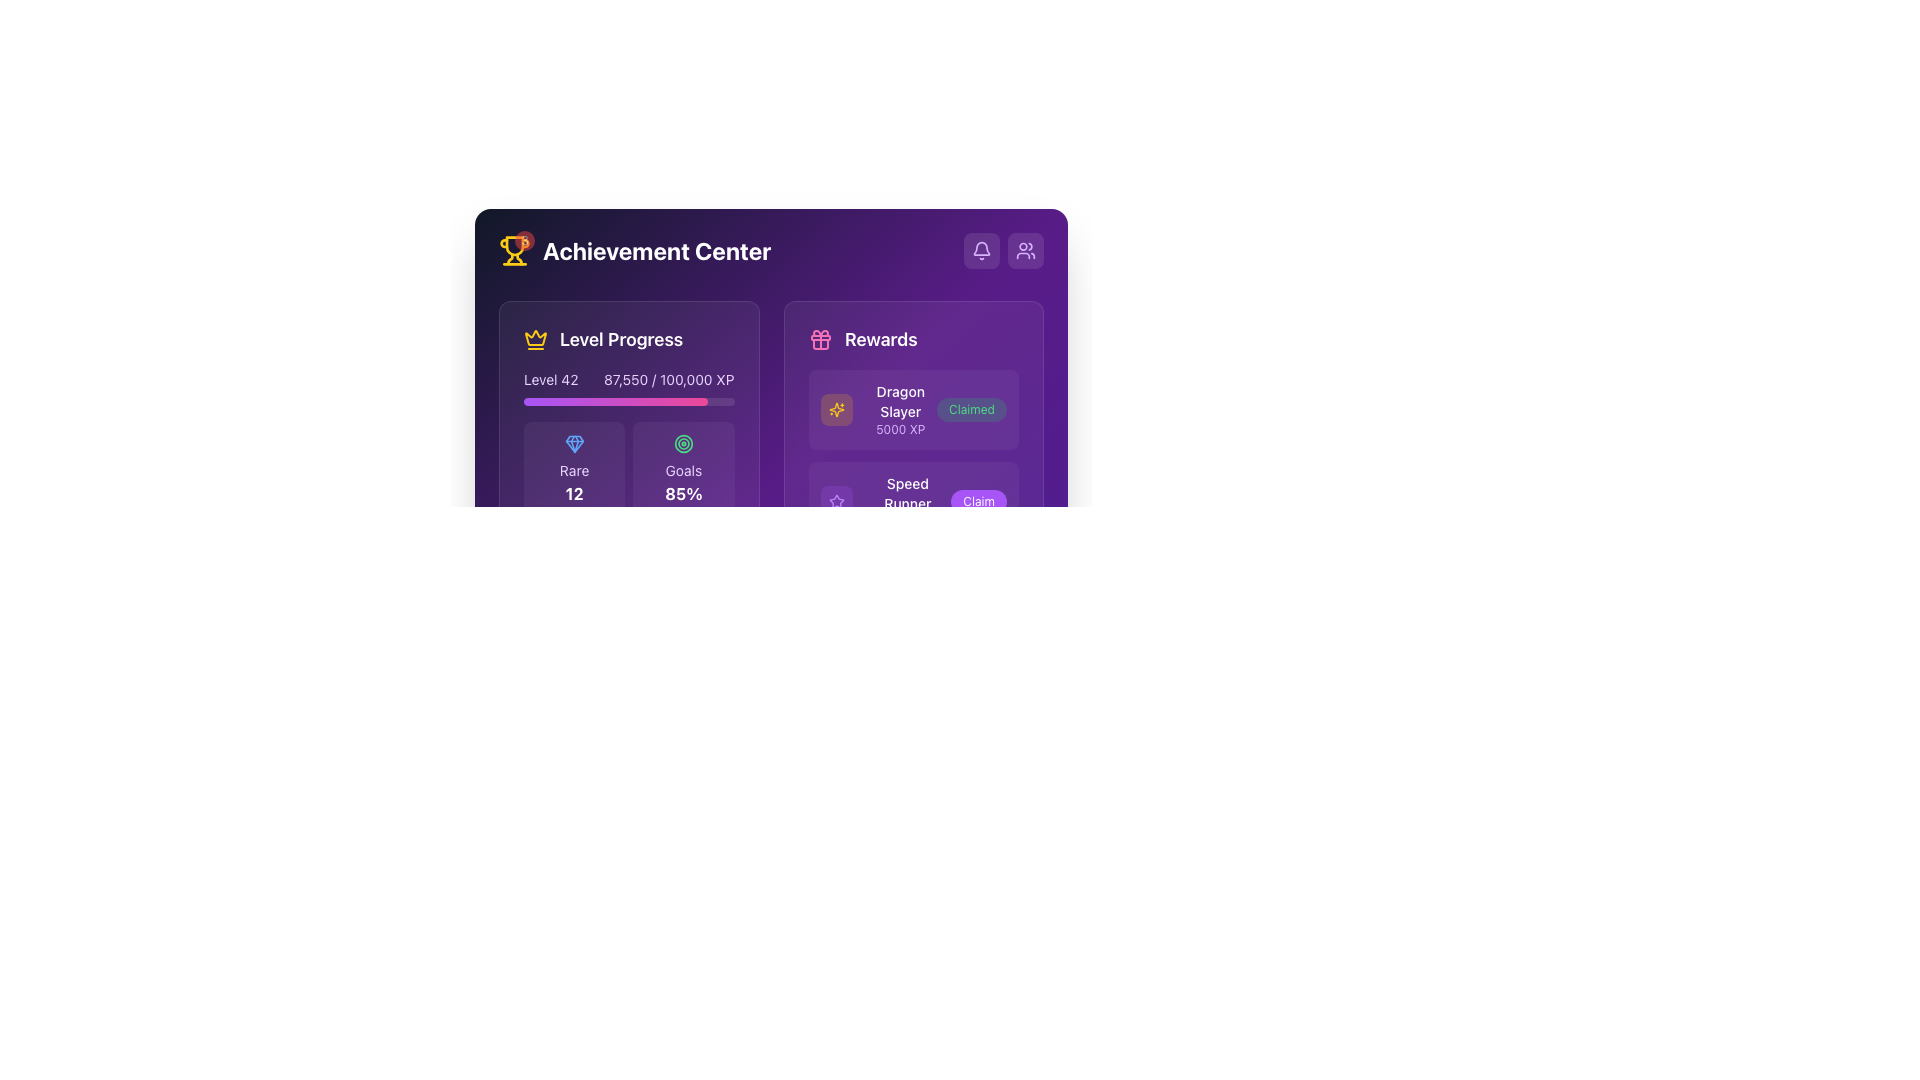 This screenshot has height=1080, width=1920. Describe the element at coordinates (514, 245) in the screenshot. I see `the internal section of the trophy icon located to the left of the 'Achievement Center' title at the top of the interface` at that location.